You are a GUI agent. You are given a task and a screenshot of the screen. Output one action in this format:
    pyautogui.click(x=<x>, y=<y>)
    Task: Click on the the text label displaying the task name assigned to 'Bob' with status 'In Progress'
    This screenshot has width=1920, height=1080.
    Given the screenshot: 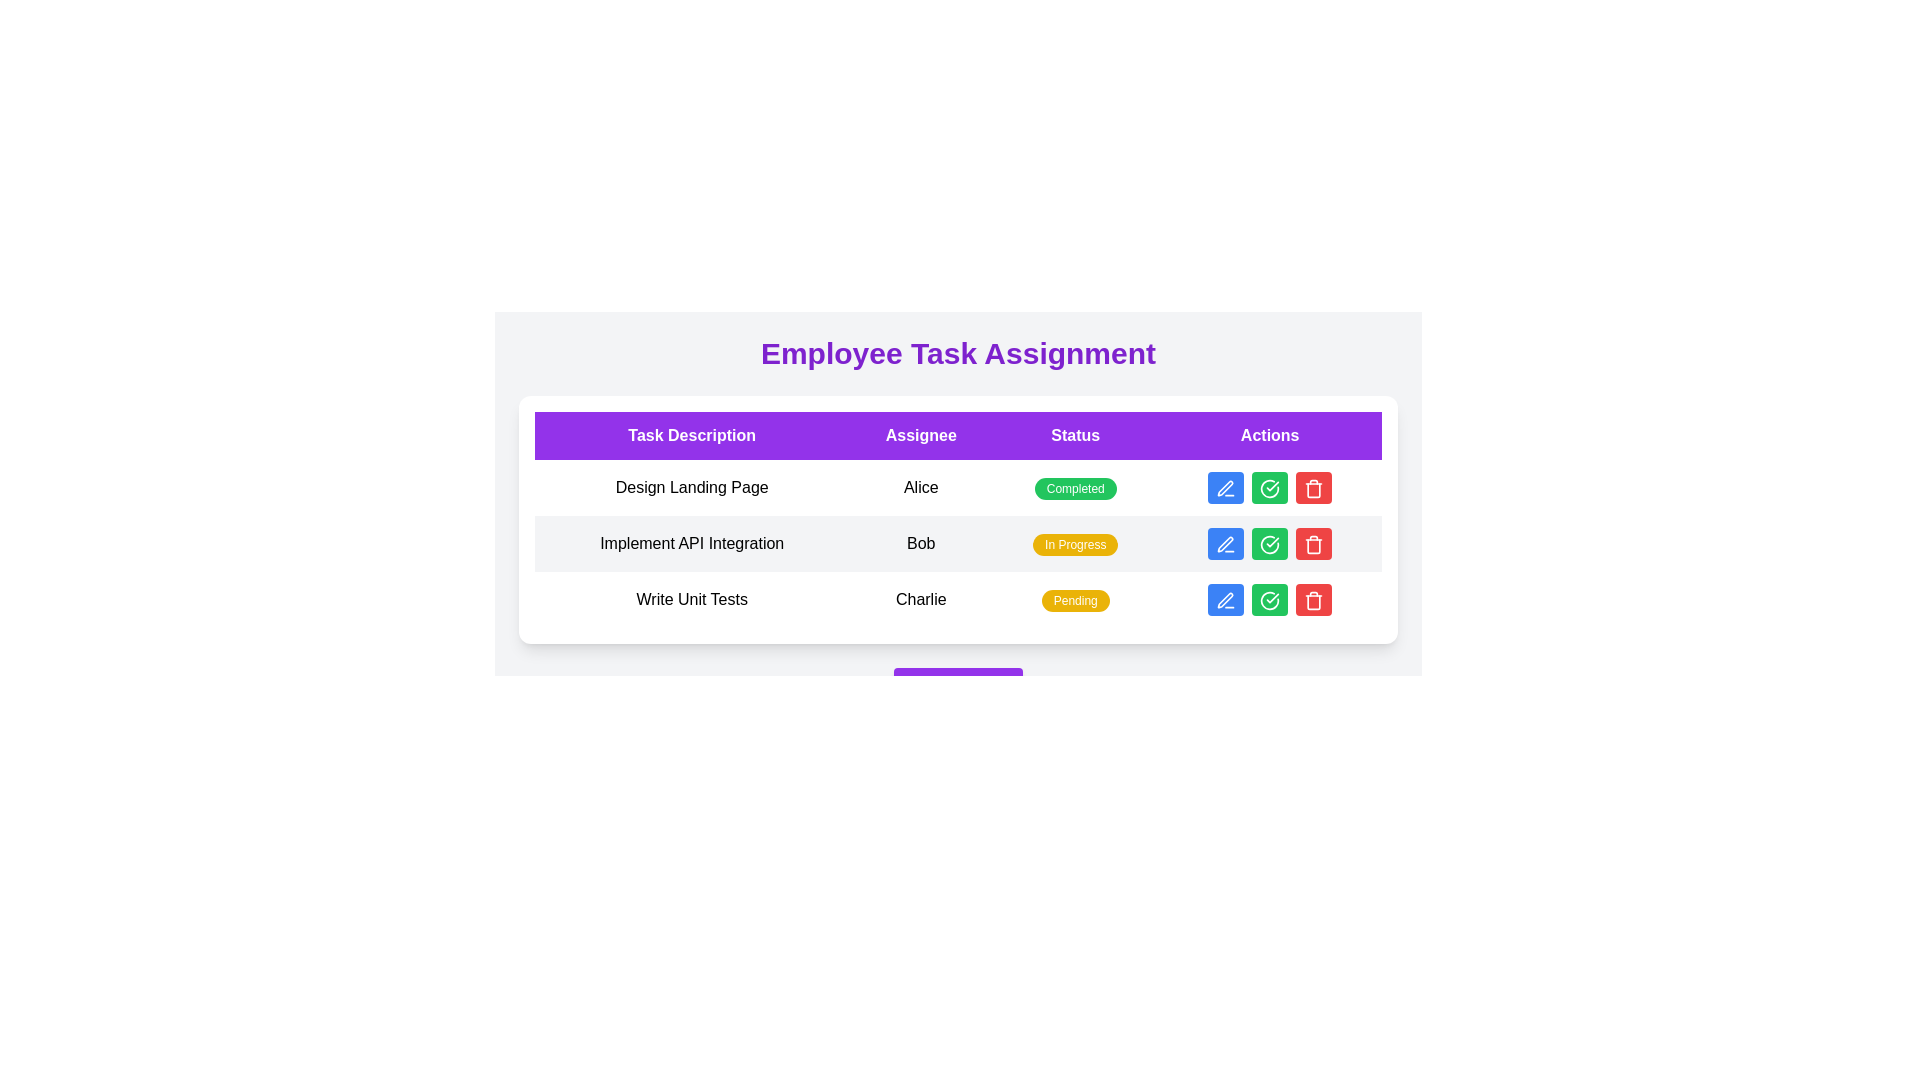 What is the action you would take?
    pyautogui.click(x=692, y=543)
    